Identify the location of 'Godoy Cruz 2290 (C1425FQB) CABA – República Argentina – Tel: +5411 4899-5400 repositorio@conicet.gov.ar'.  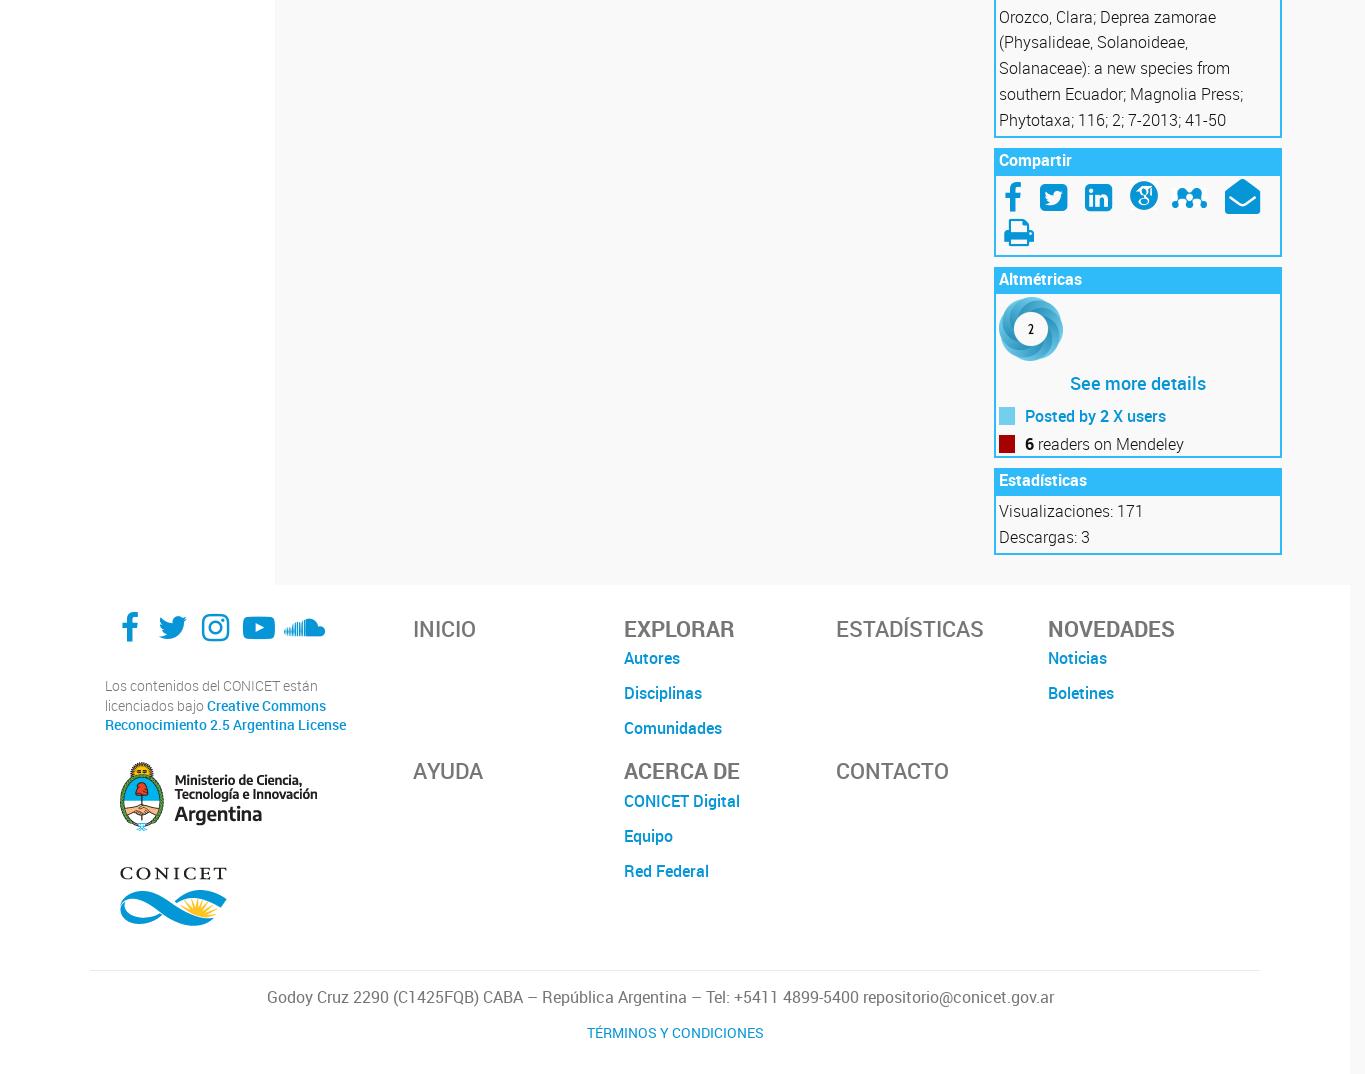
(266, 995).